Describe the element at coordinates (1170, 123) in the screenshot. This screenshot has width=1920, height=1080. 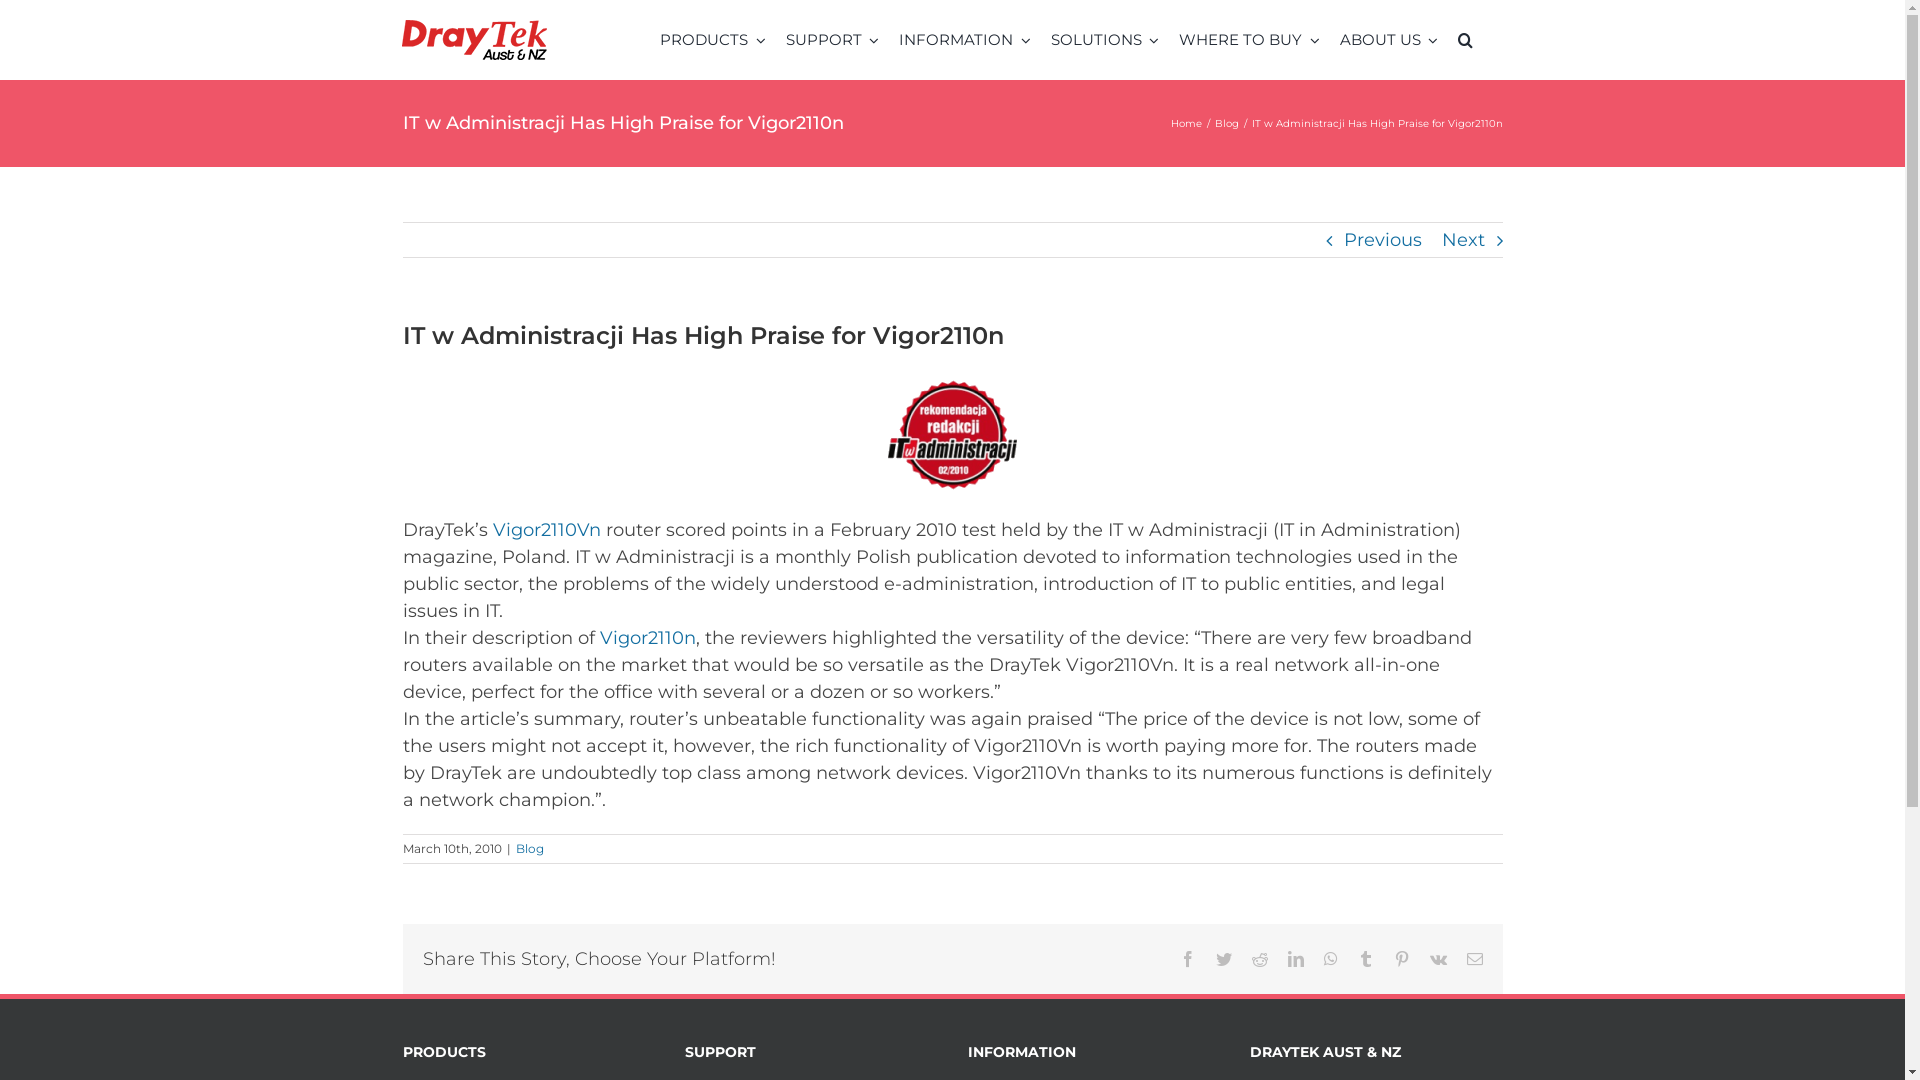
I see `'Home'` at that location.